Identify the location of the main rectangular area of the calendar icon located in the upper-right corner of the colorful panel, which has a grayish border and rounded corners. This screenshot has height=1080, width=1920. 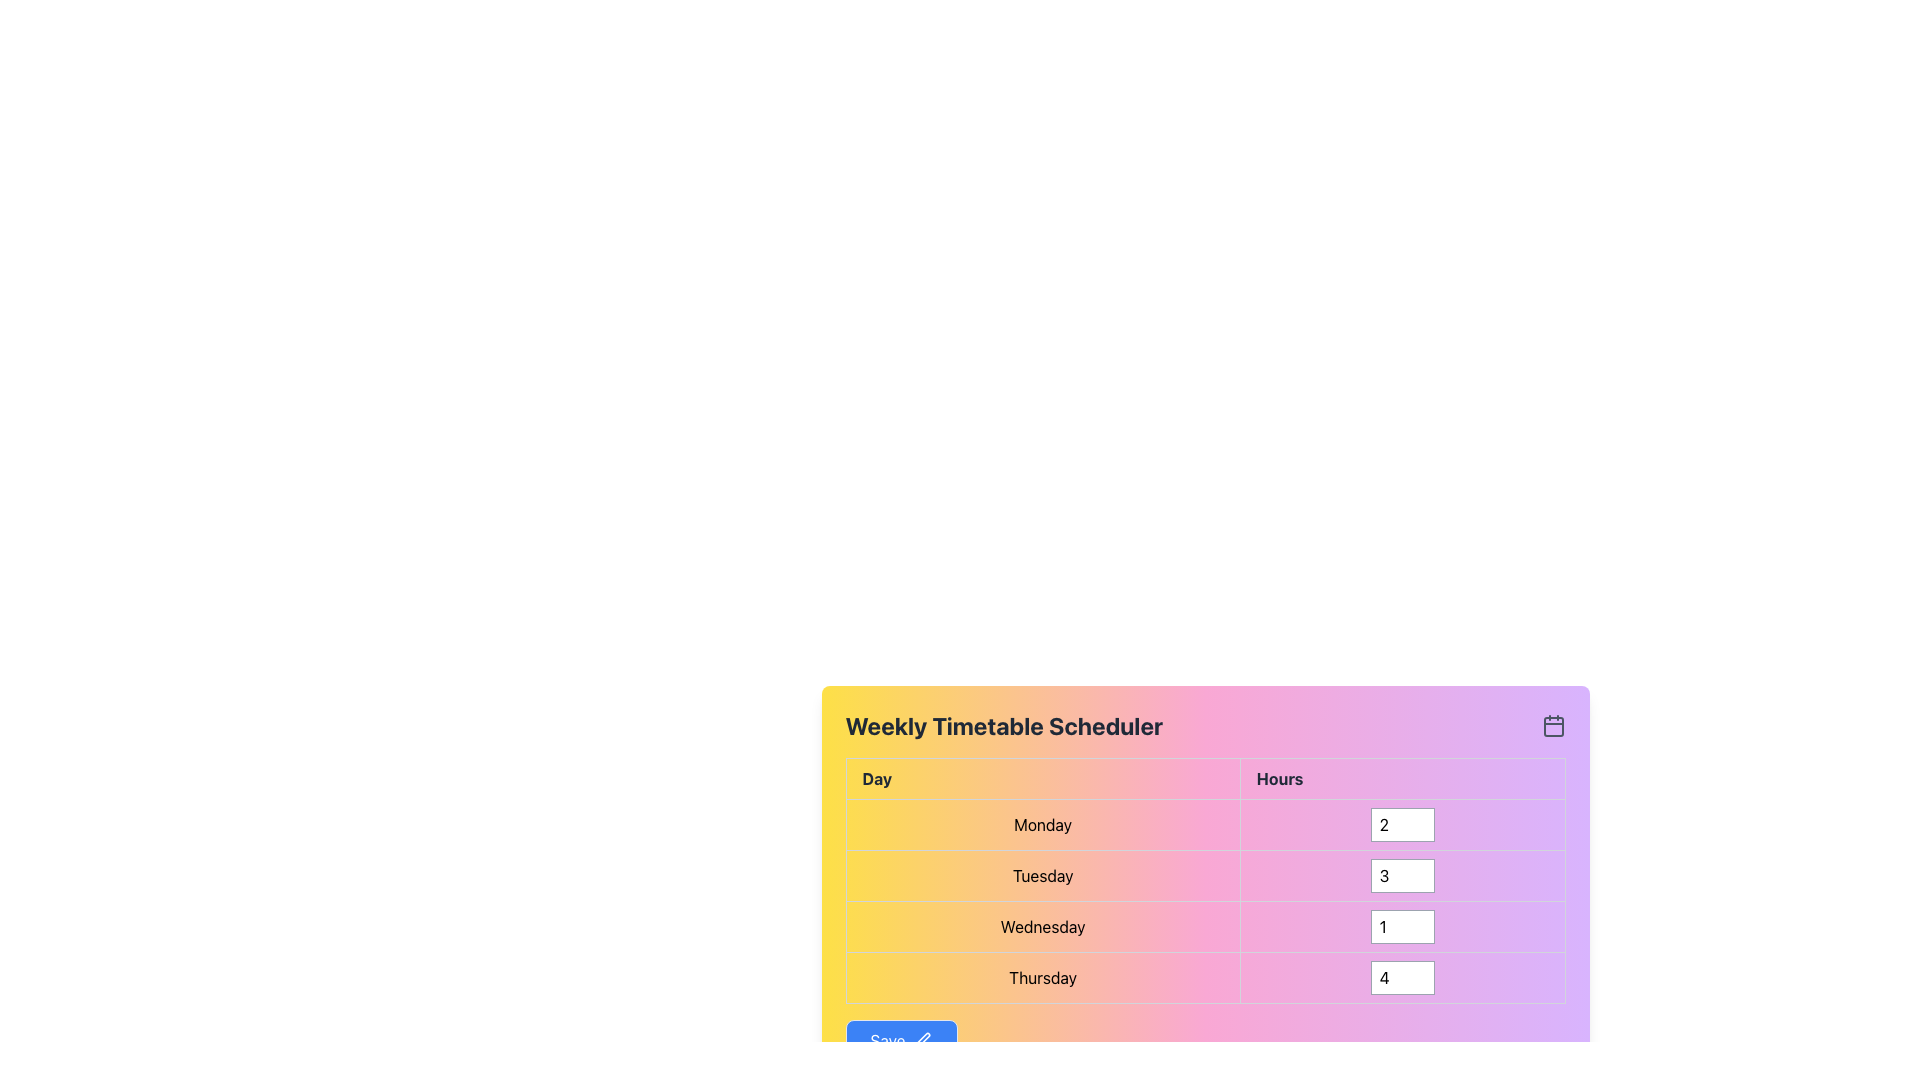
(1552, 726).